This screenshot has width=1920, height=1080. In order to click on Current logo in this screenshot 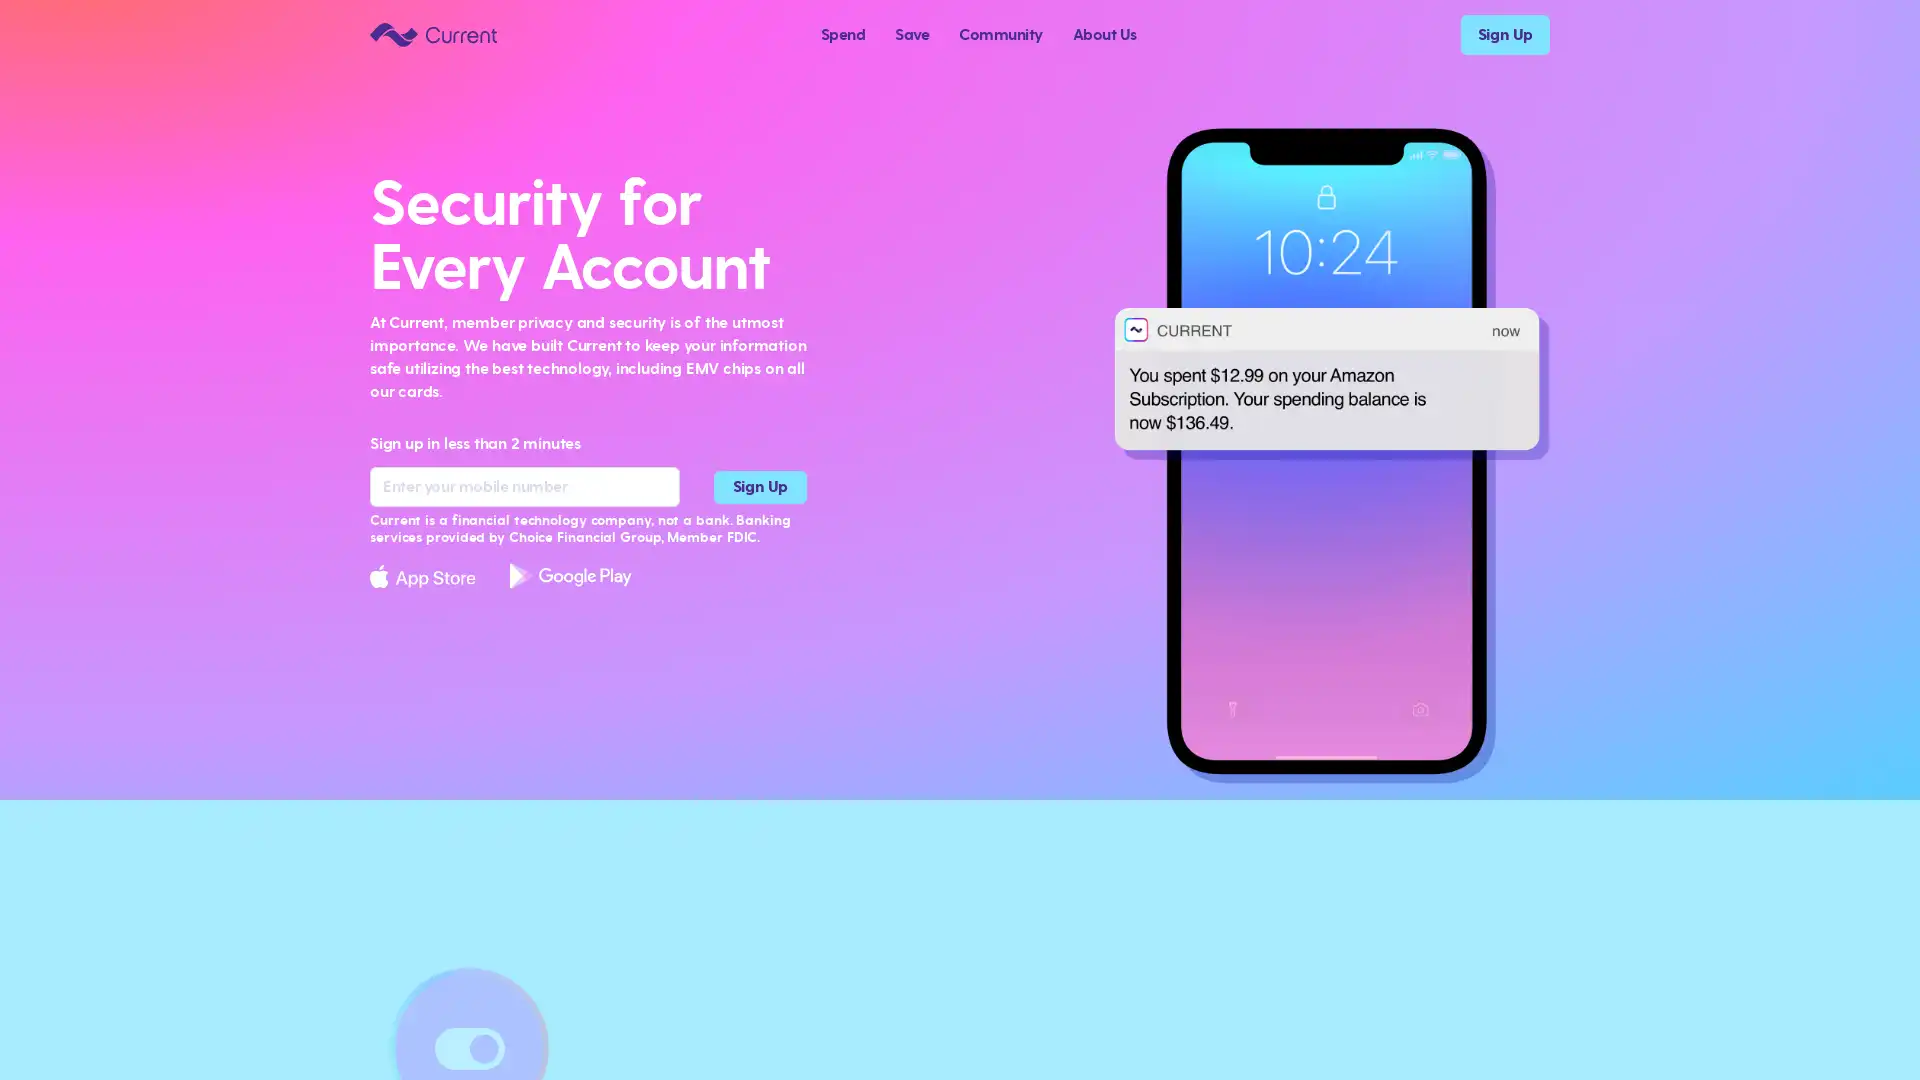, I will do `click(432, 33)`.